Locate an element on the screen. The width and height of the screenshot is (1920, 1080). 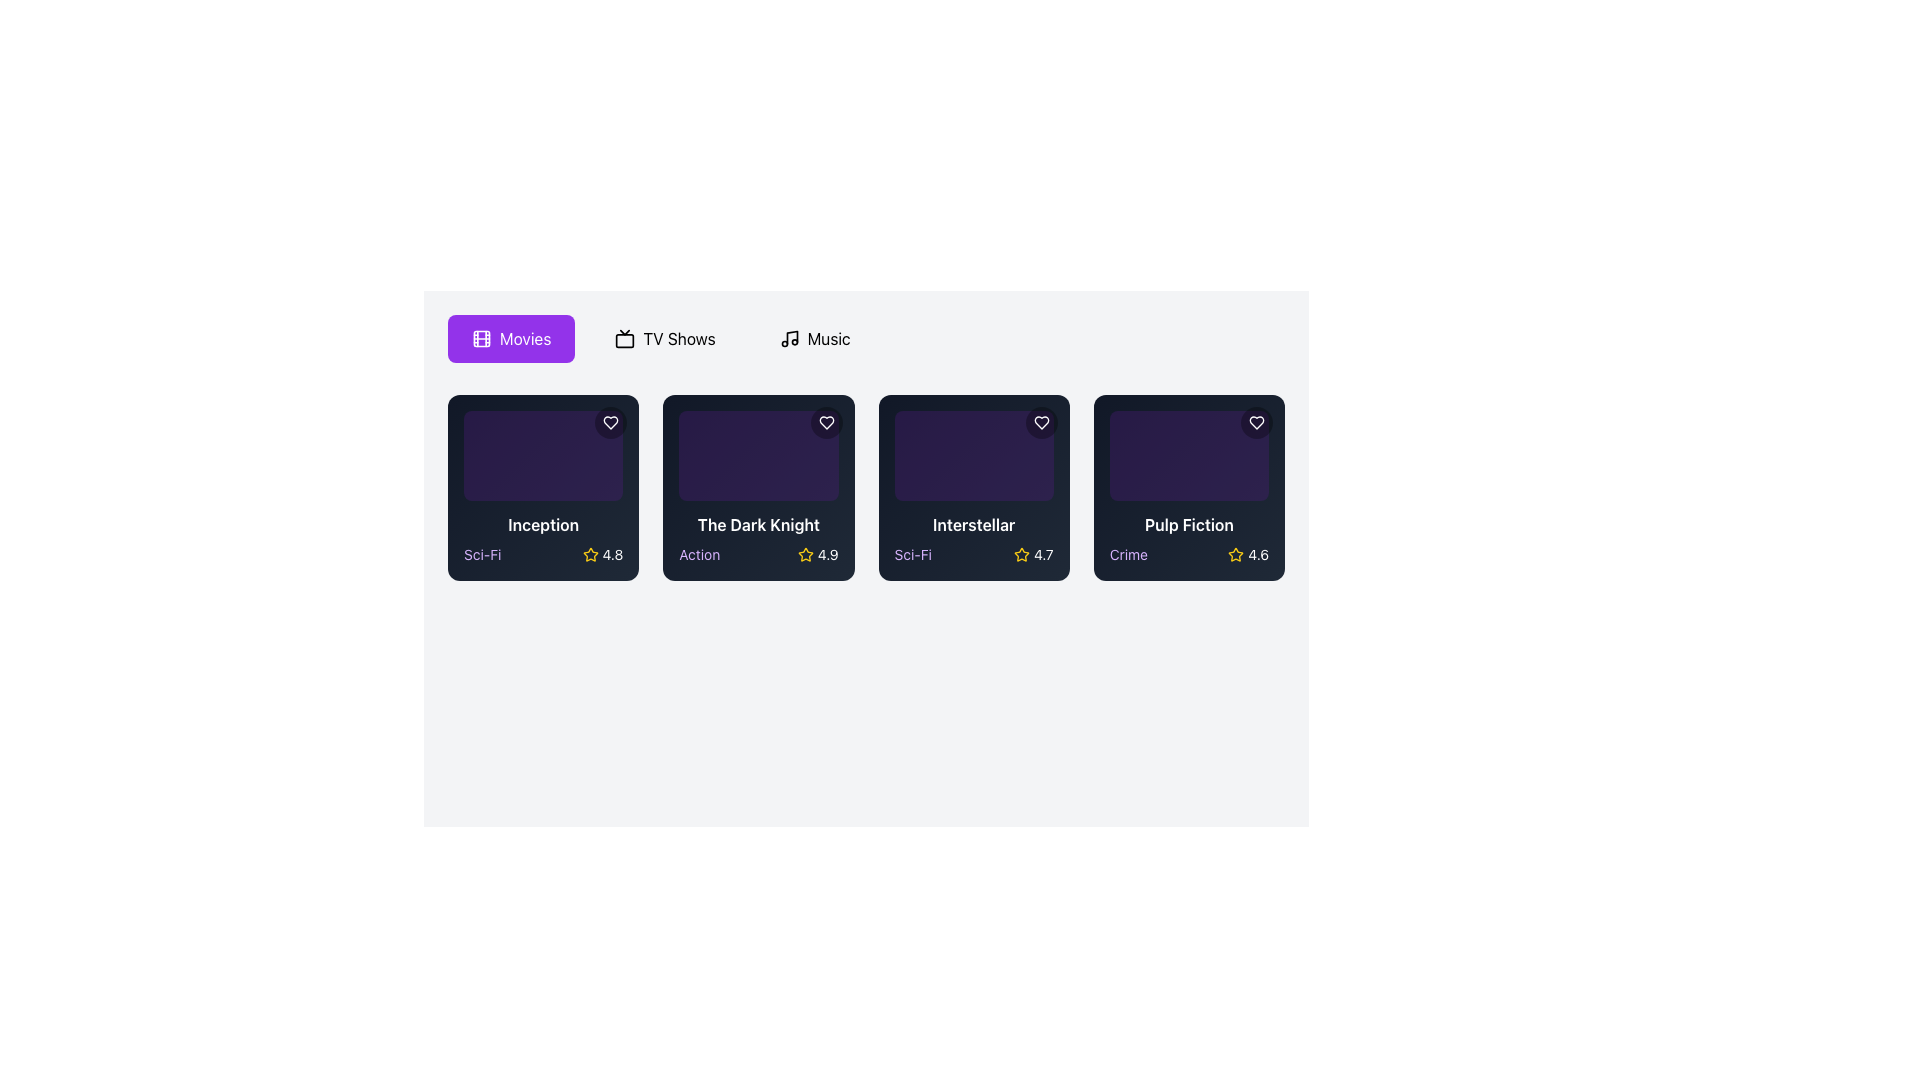
the text label displaying 'Crime' in light purple font, which is styled with the 'text-sm' class and is located under the title 'Pulp Fiction' is located at coordinates (1128, 554).